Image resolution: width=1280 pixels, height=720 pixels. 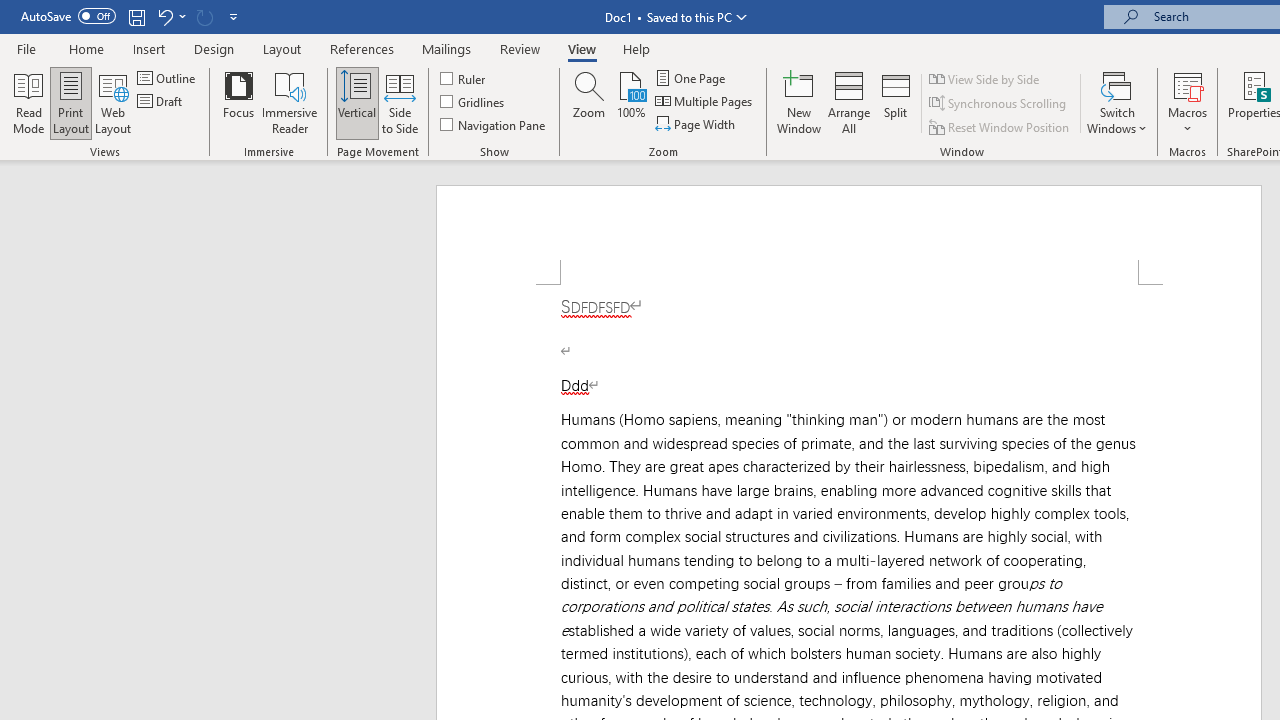 What do you see at coordinates (696, 124) in the screenshot?
I see `'Page Width'` at bounding box center [696, 124].